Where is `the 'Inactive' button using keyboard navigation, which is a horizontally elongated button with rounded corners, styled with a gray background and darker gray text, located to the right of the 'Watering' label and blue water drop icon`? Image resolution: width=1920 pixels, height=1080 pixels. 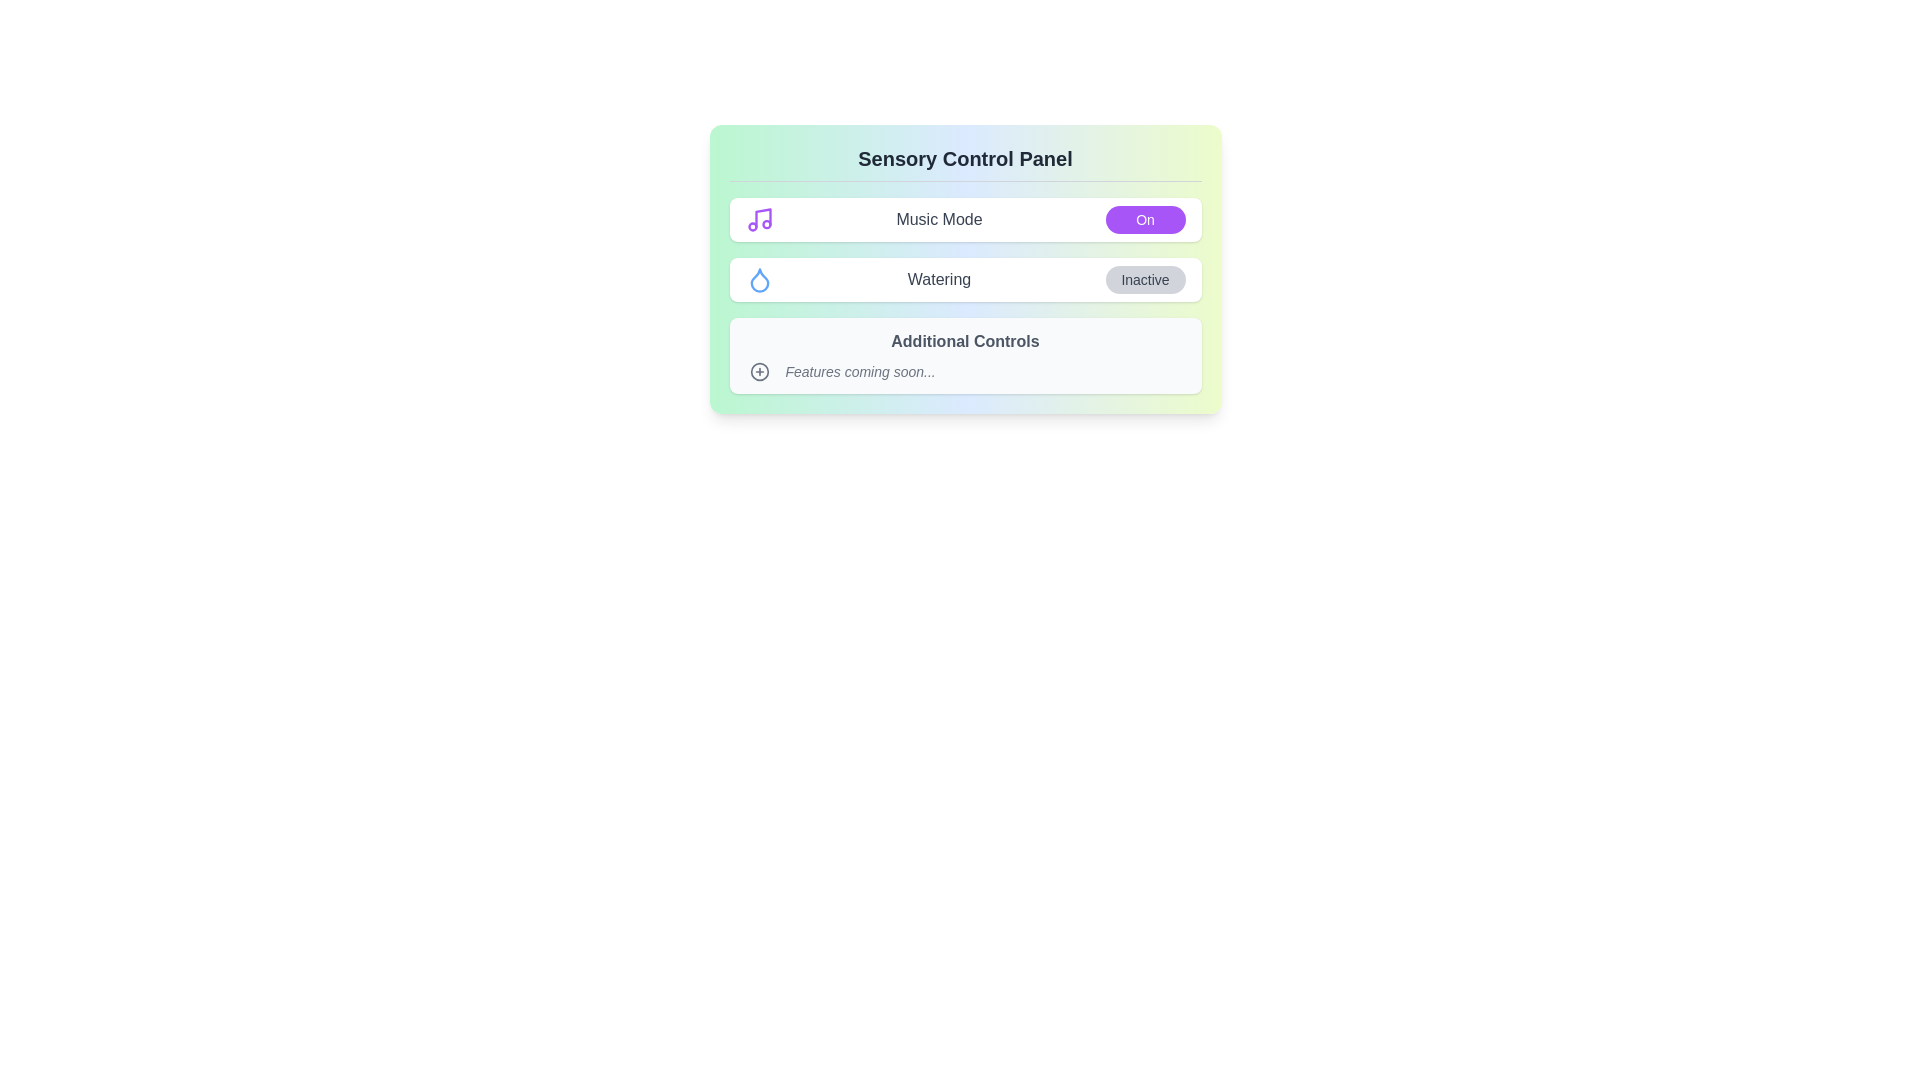
the 'Inactive' button using keyboard navigation, which is a horizontally elongated button with rounded corners, styled with a gray background and darker gray text, located to the right of the 'Watering' label and blue water drop icon is located at coordinates (1145, 280).